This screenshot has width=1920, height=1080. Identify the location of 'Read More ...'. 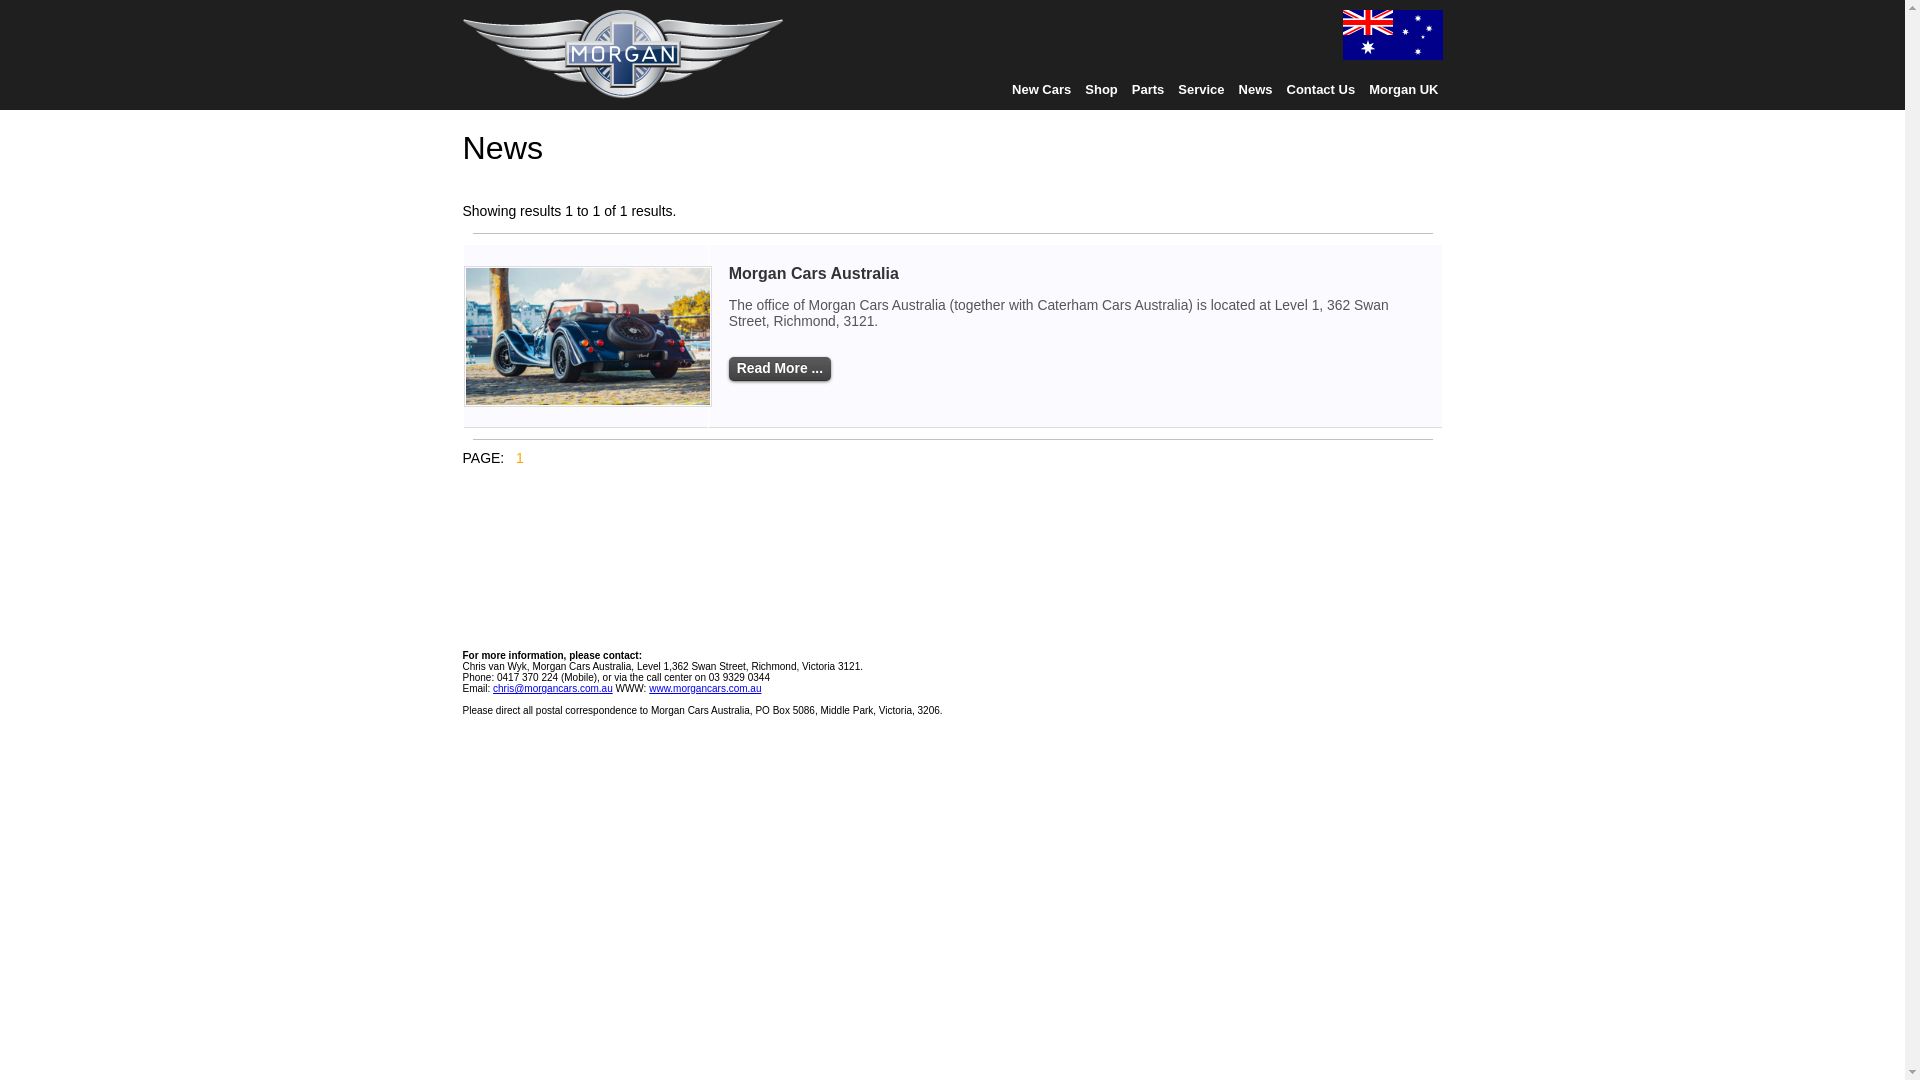
(778, 369).